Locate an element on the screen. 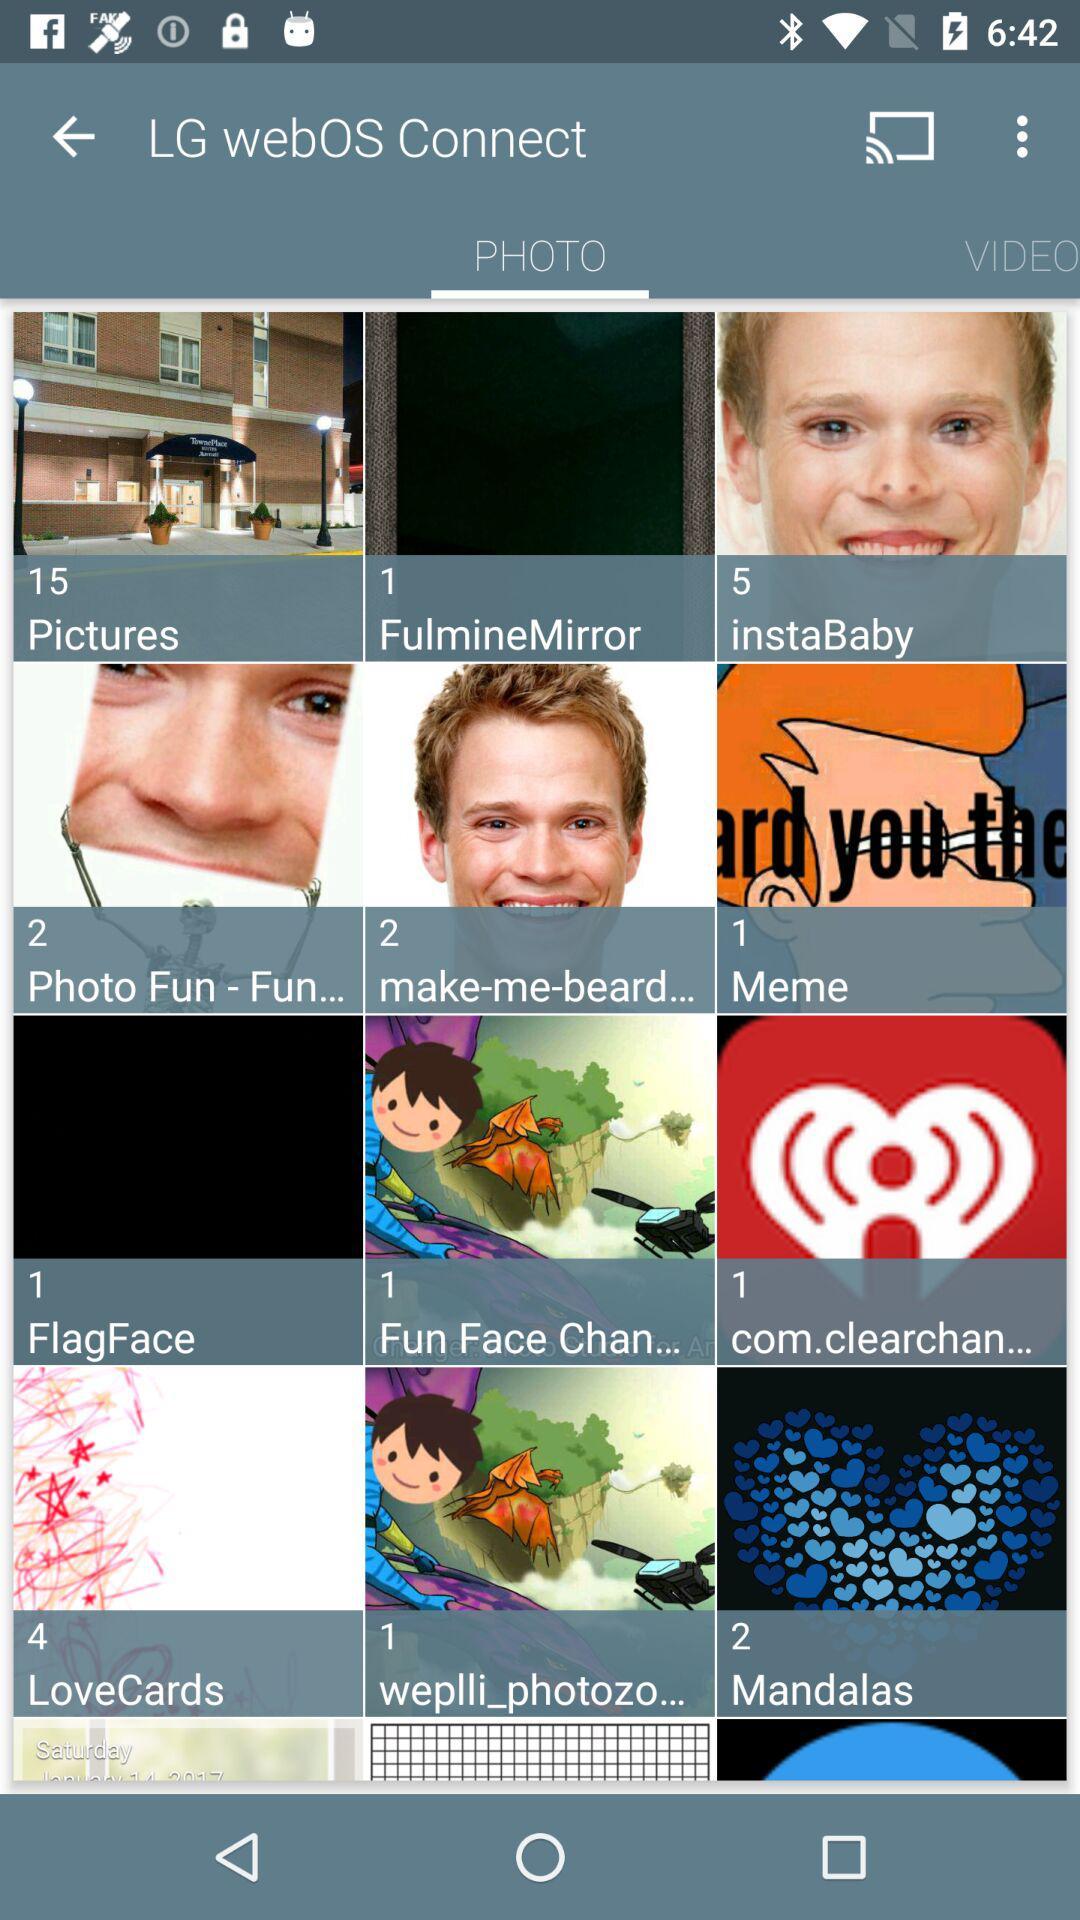 The height and width of the screenshot is (1920, 1080). video icon is located at coordinates (1022, 253).